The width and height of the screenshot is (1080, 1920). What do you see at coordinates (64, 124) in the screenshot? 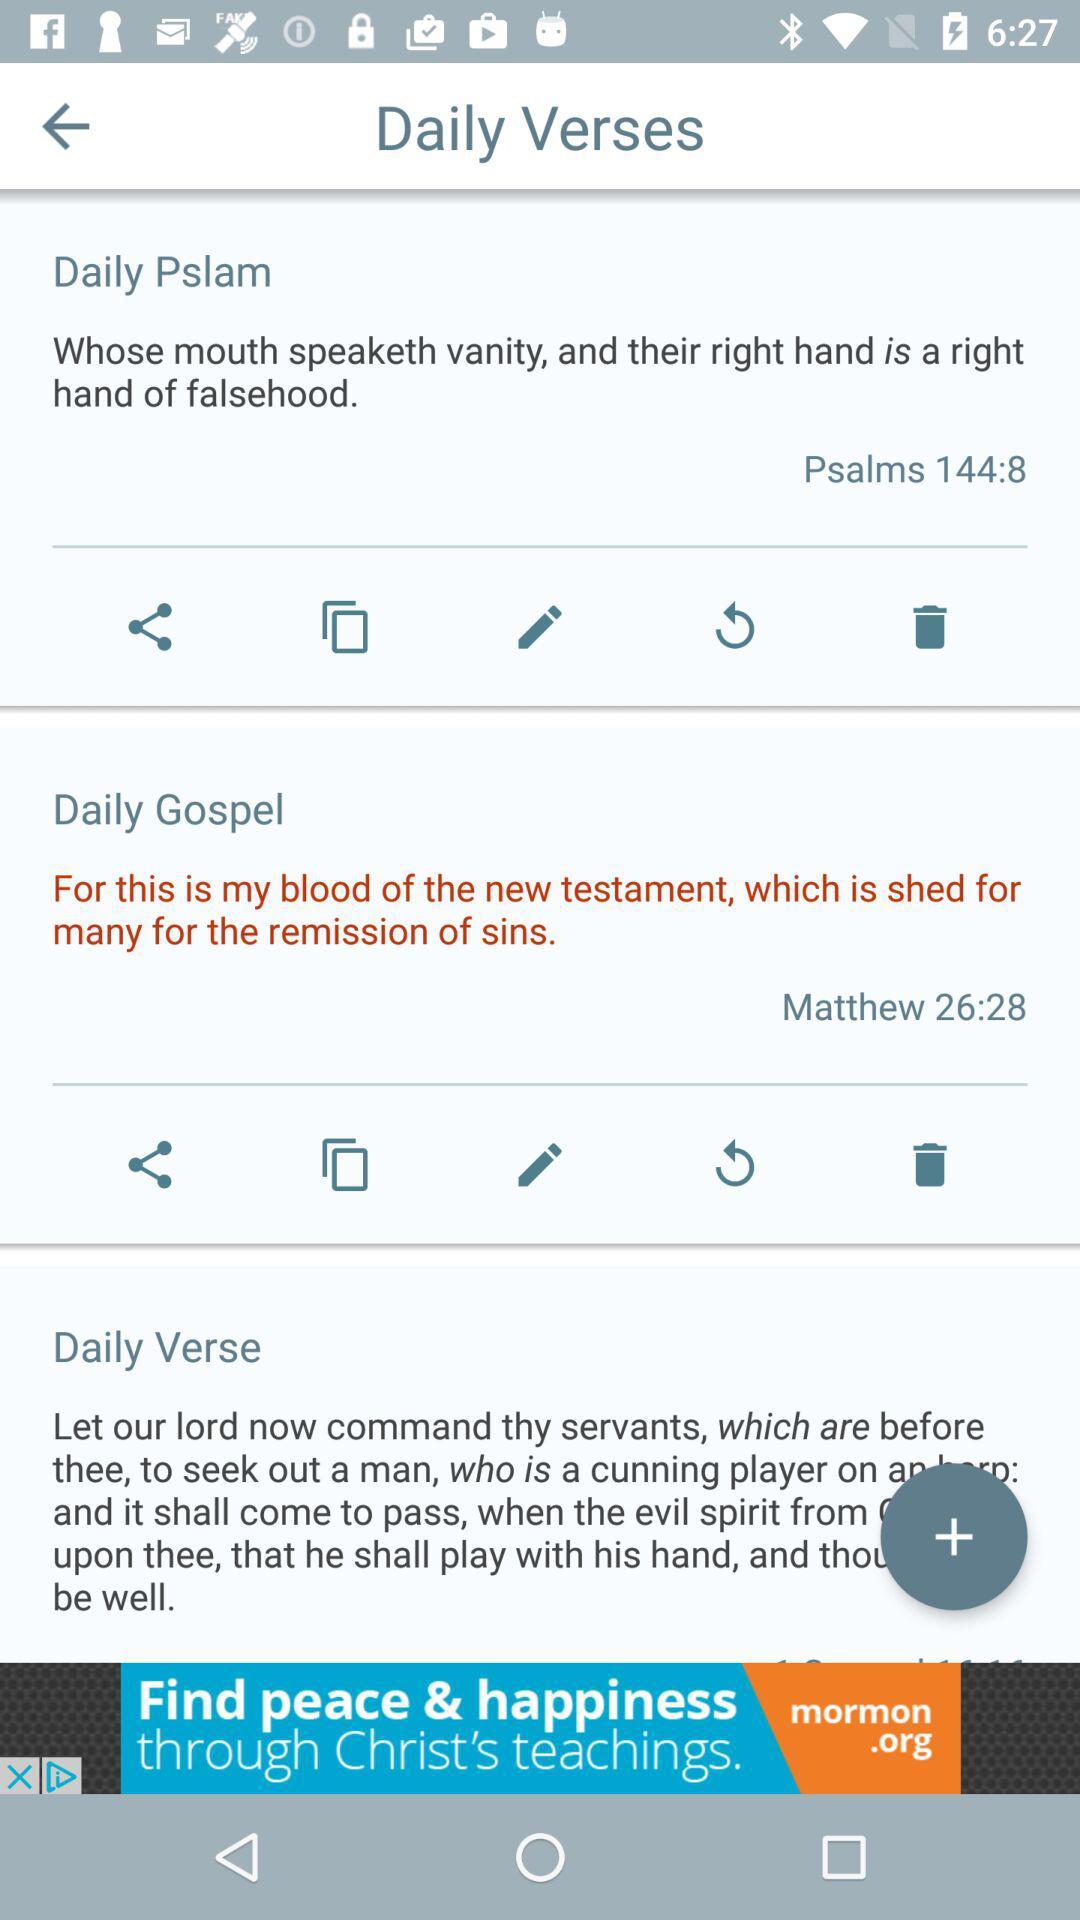
I see `go back` at bounding box center [64, 124].